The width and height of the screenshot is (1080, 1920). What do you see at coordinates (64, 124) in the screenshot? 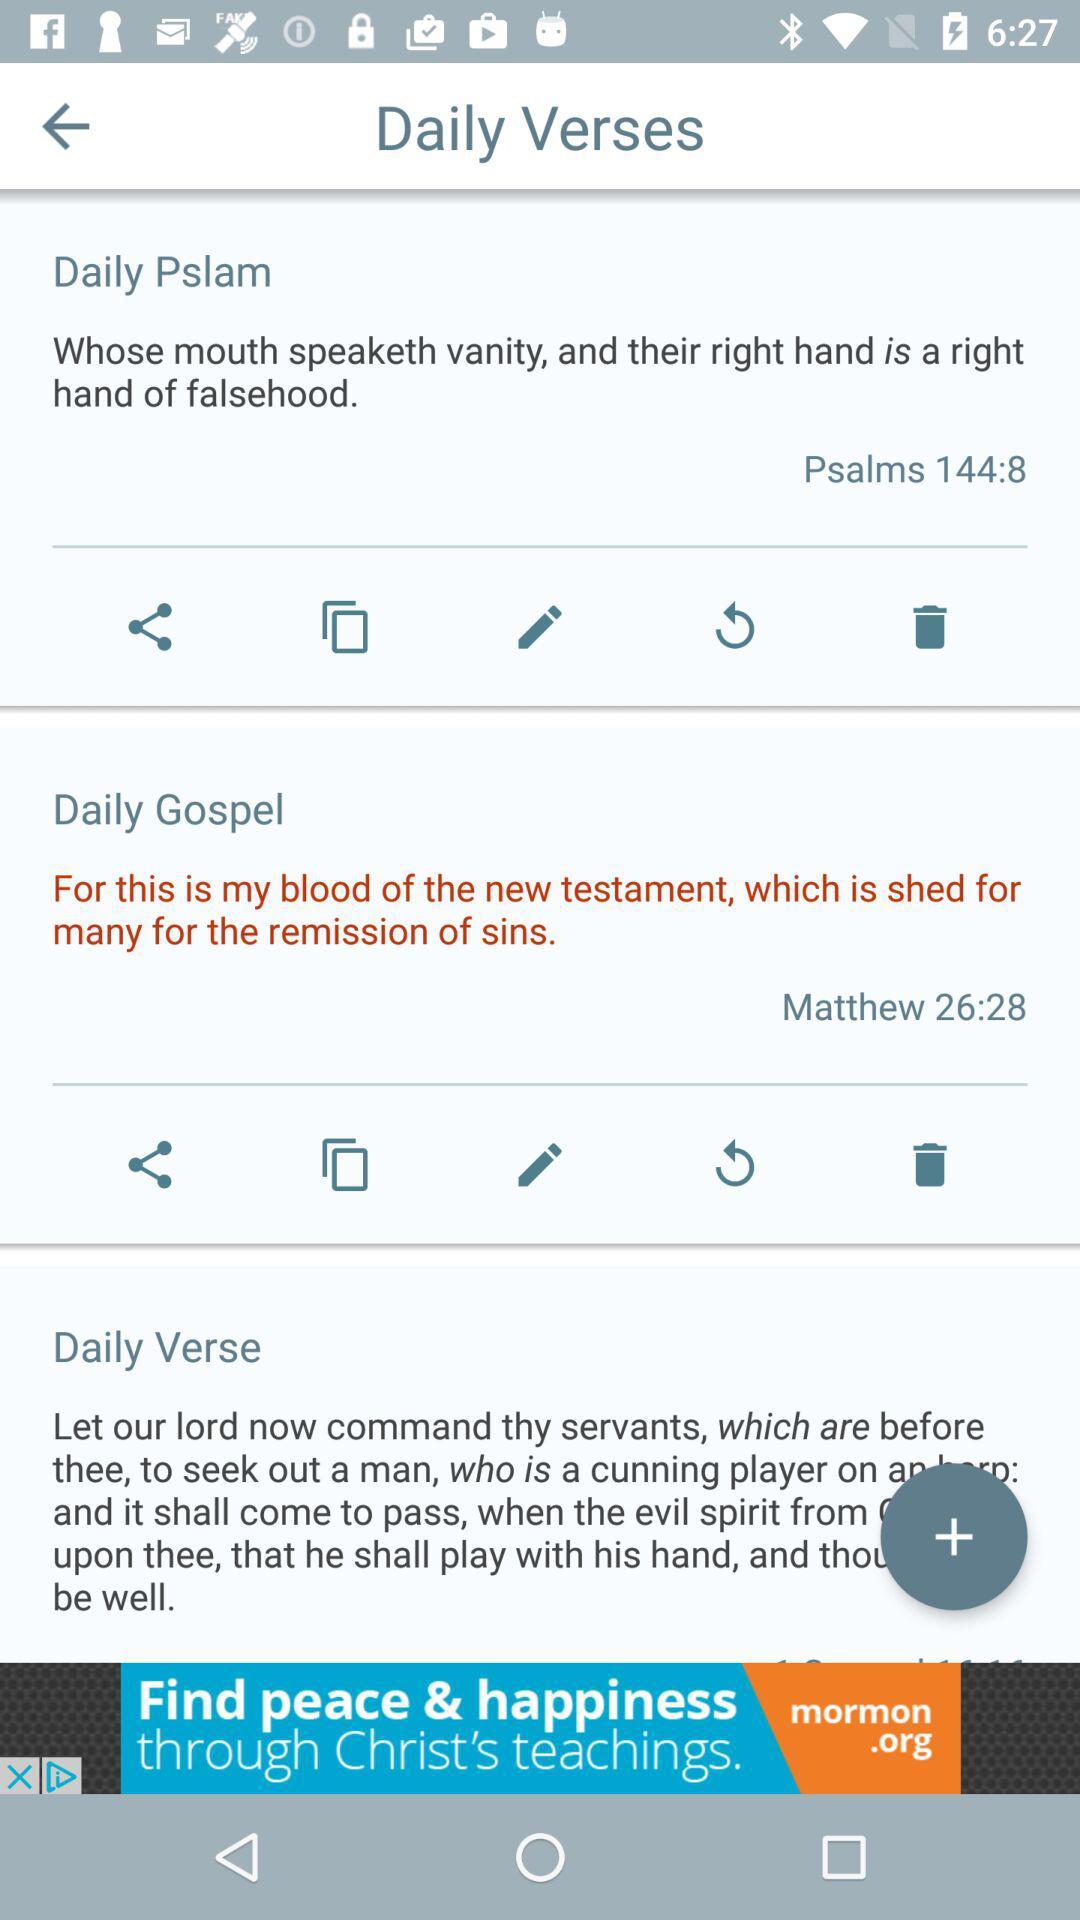
I see `go back` at bounding box center [64, 124].